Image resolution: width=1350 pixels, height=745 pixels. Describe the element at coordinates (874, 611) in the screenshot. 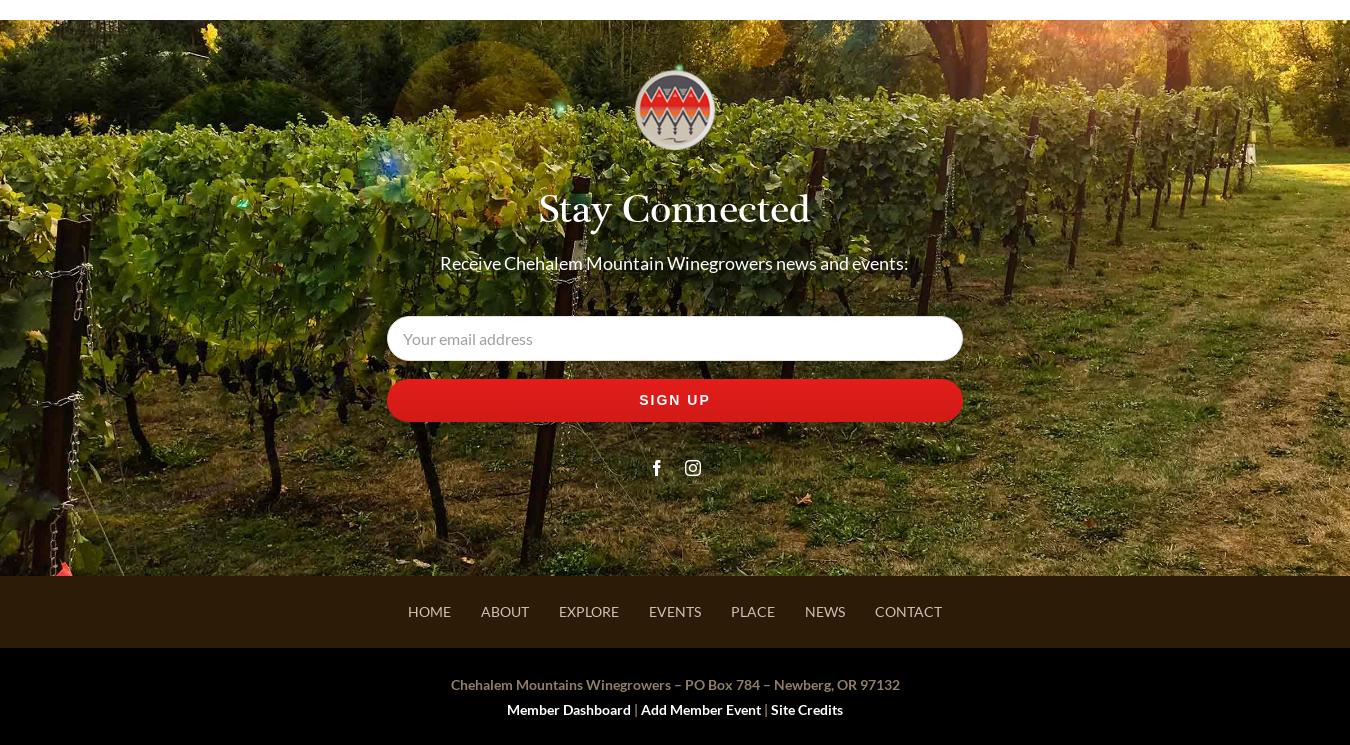

I see `'CONTACT'` at that location.